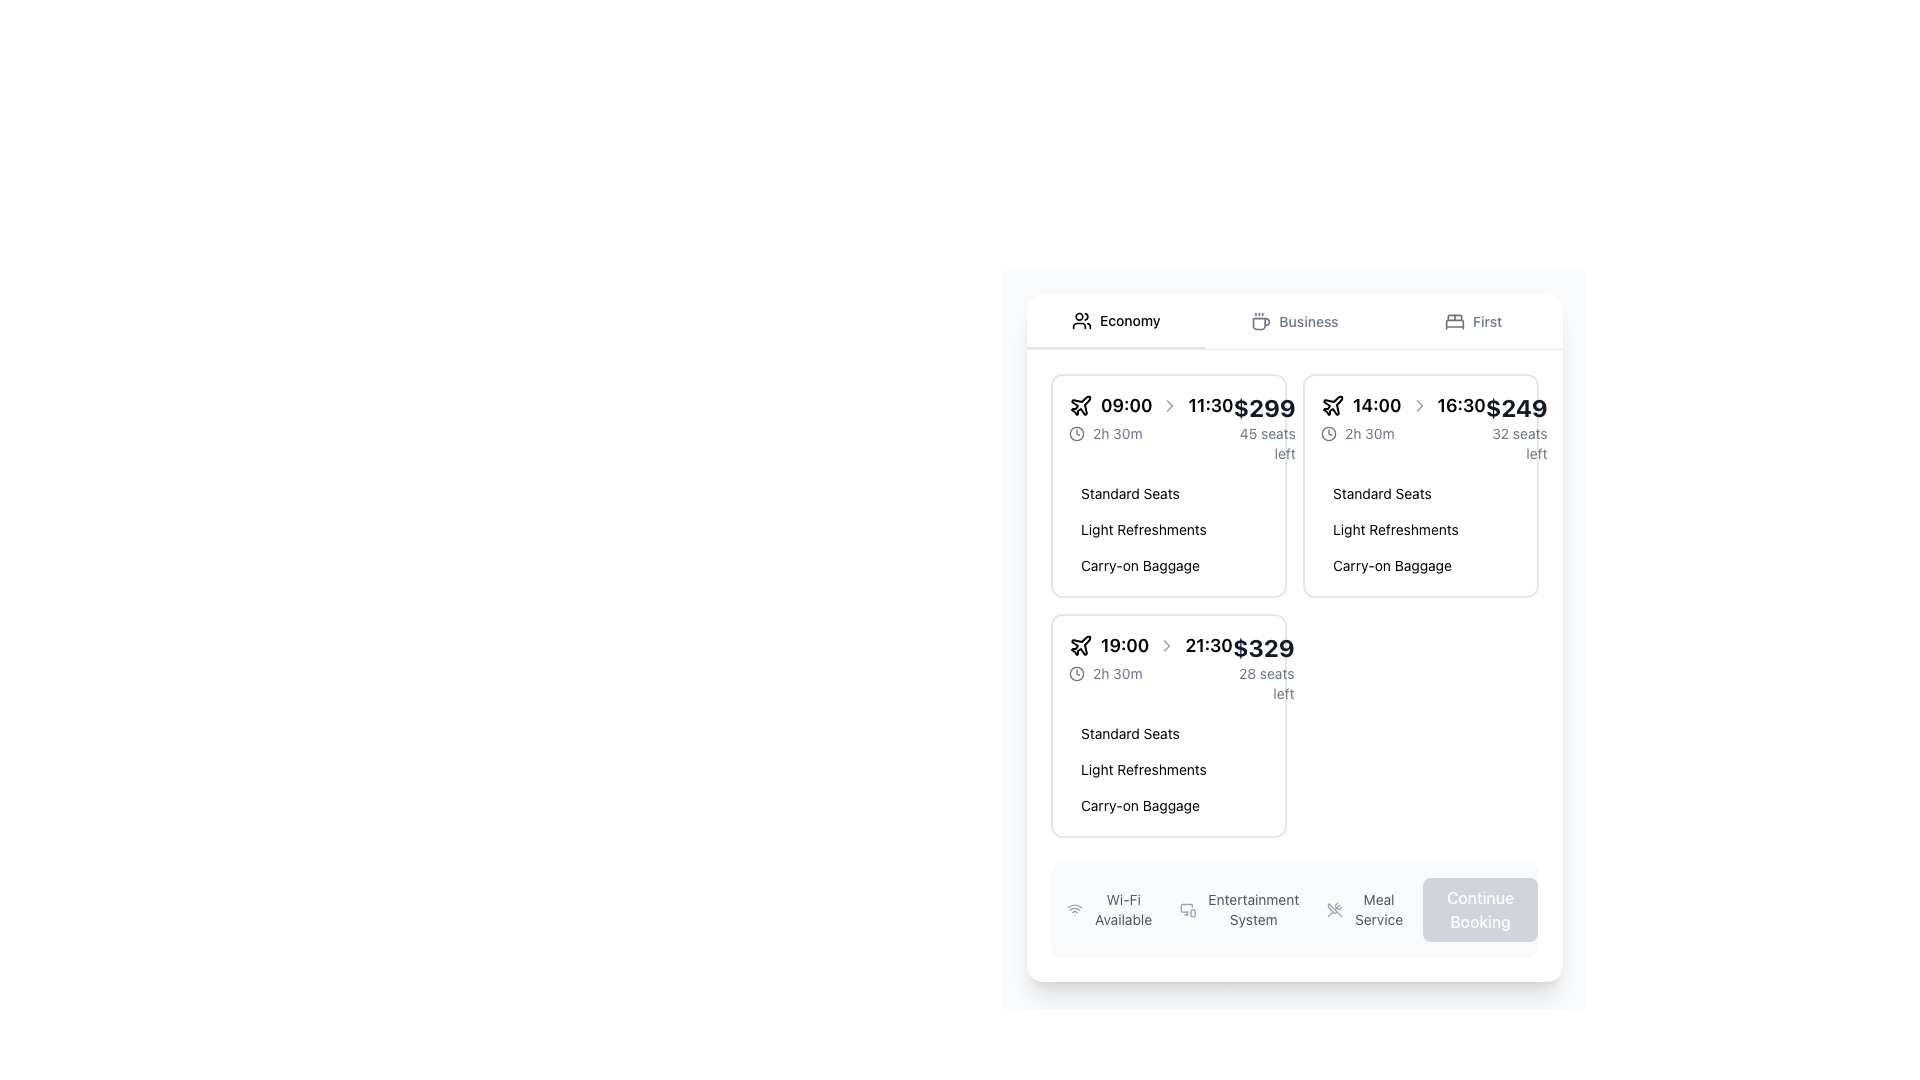 This screenshot has width=1920, height=1080. What do you see at coordinates (1262, 648) in the screenshot?
I see `bold text displaying the price '$329' located at the top-right corner of the flight details card, which is styled in dark color against a light gray background` at bounding box center [1262, 648].